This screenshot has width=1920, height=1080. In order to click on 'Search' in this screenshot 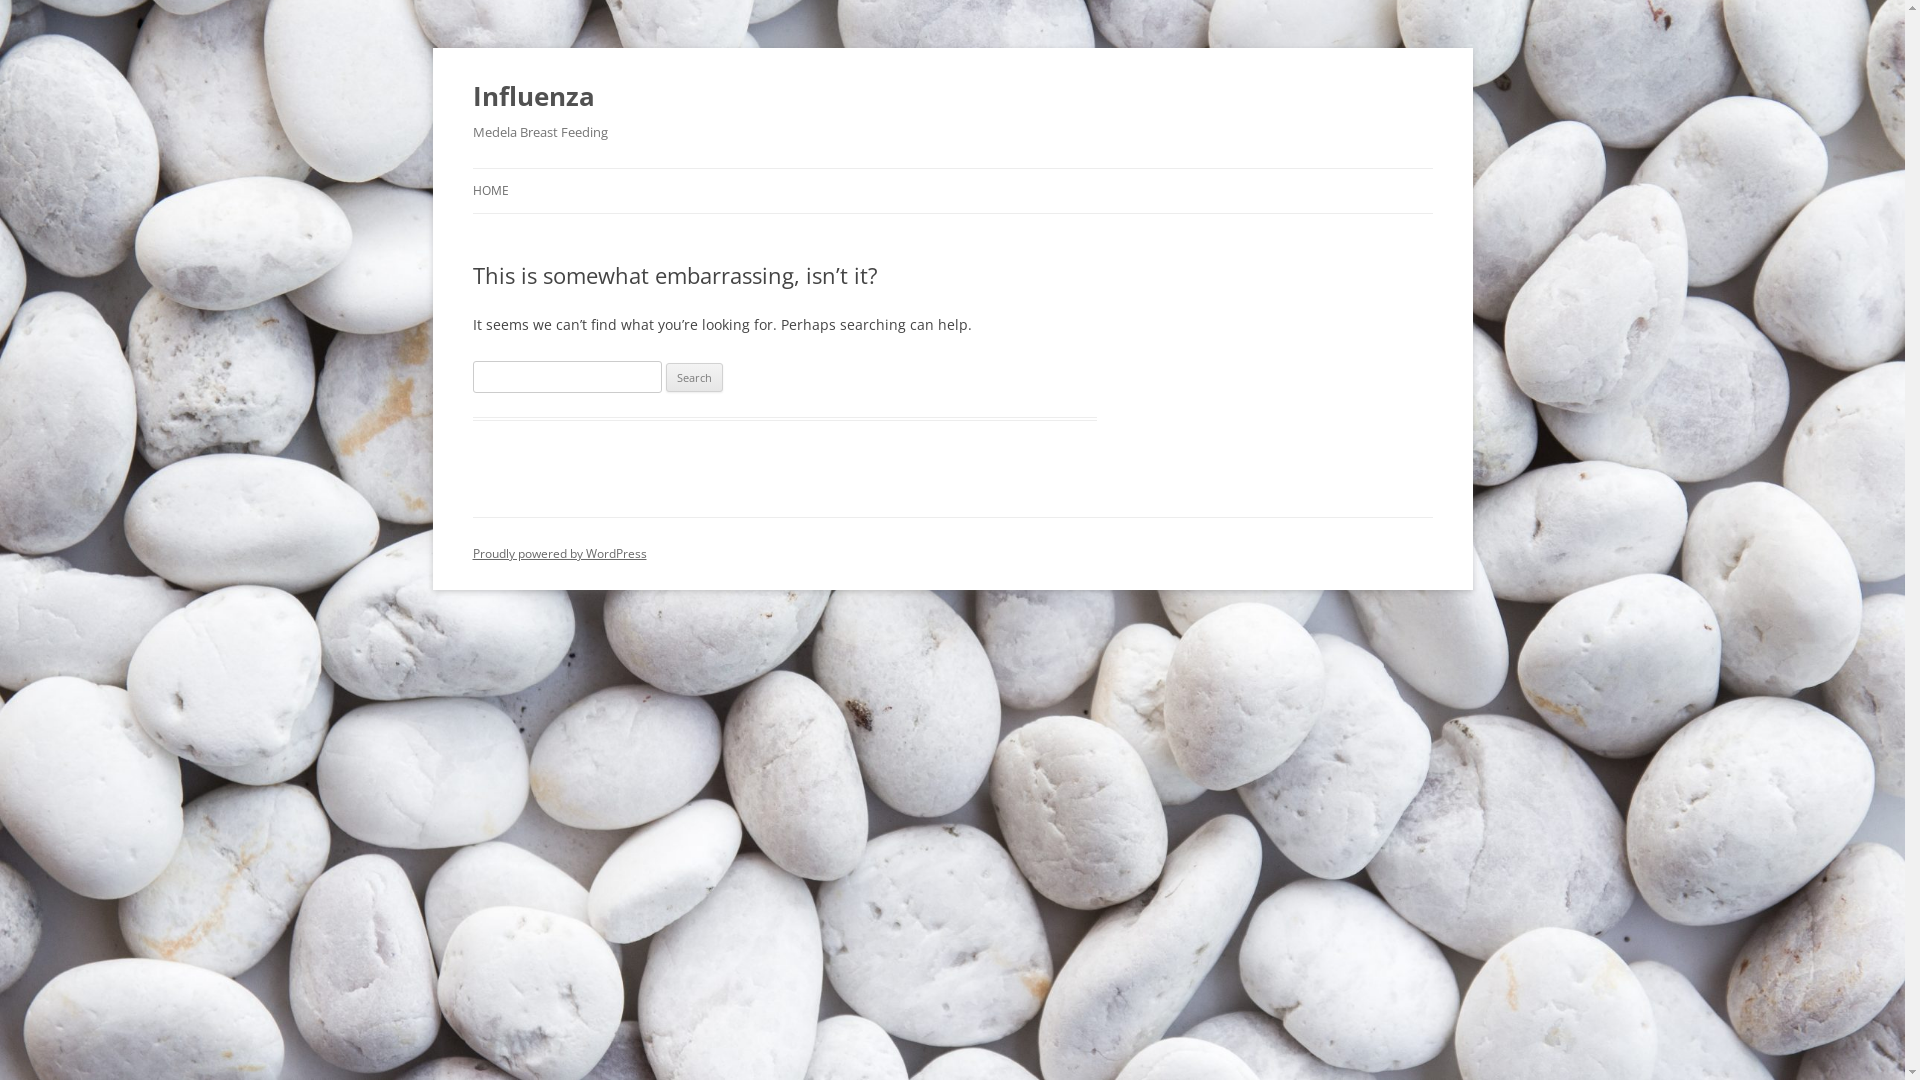, I will do `click(694, 378)`.